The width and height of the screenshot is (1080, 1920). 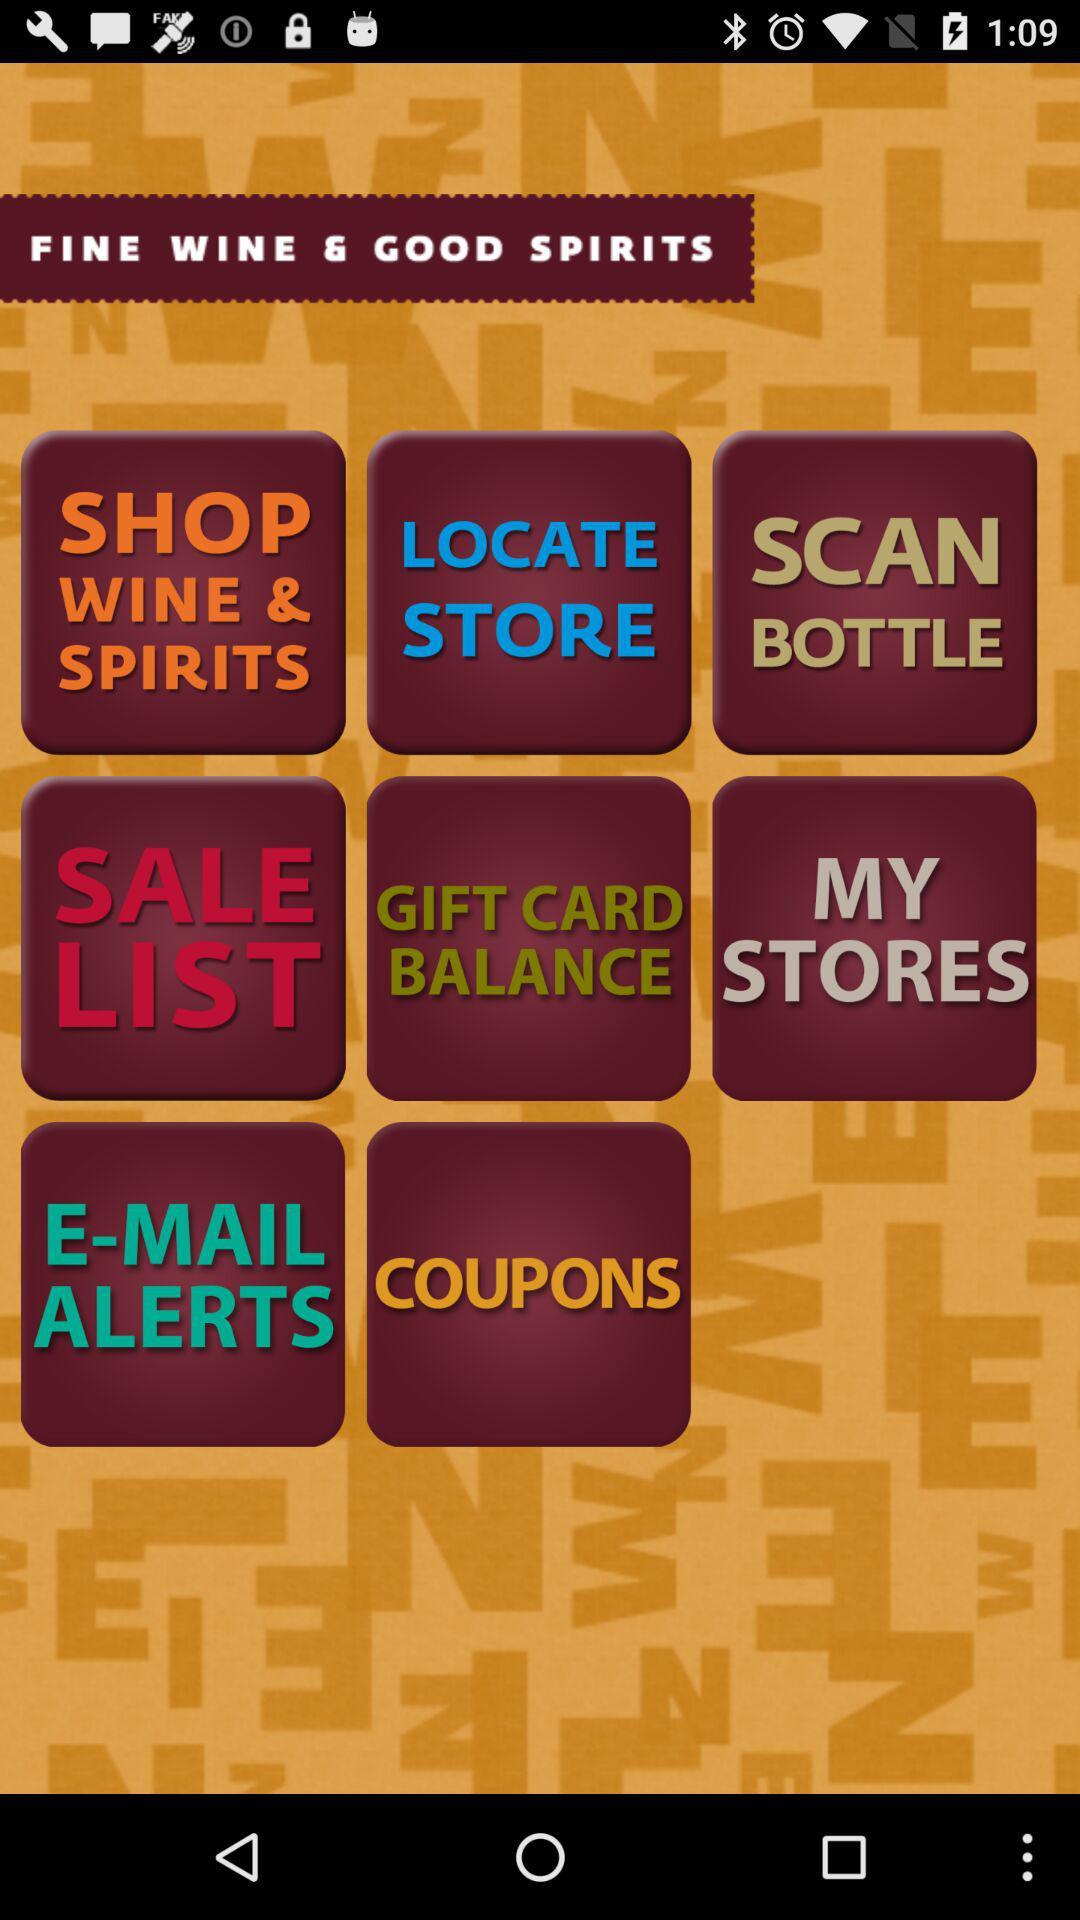 What do you see at coordinates (528, 591) in the screenshot?
I see `click the locate store option` at bounding box center [528, 591].